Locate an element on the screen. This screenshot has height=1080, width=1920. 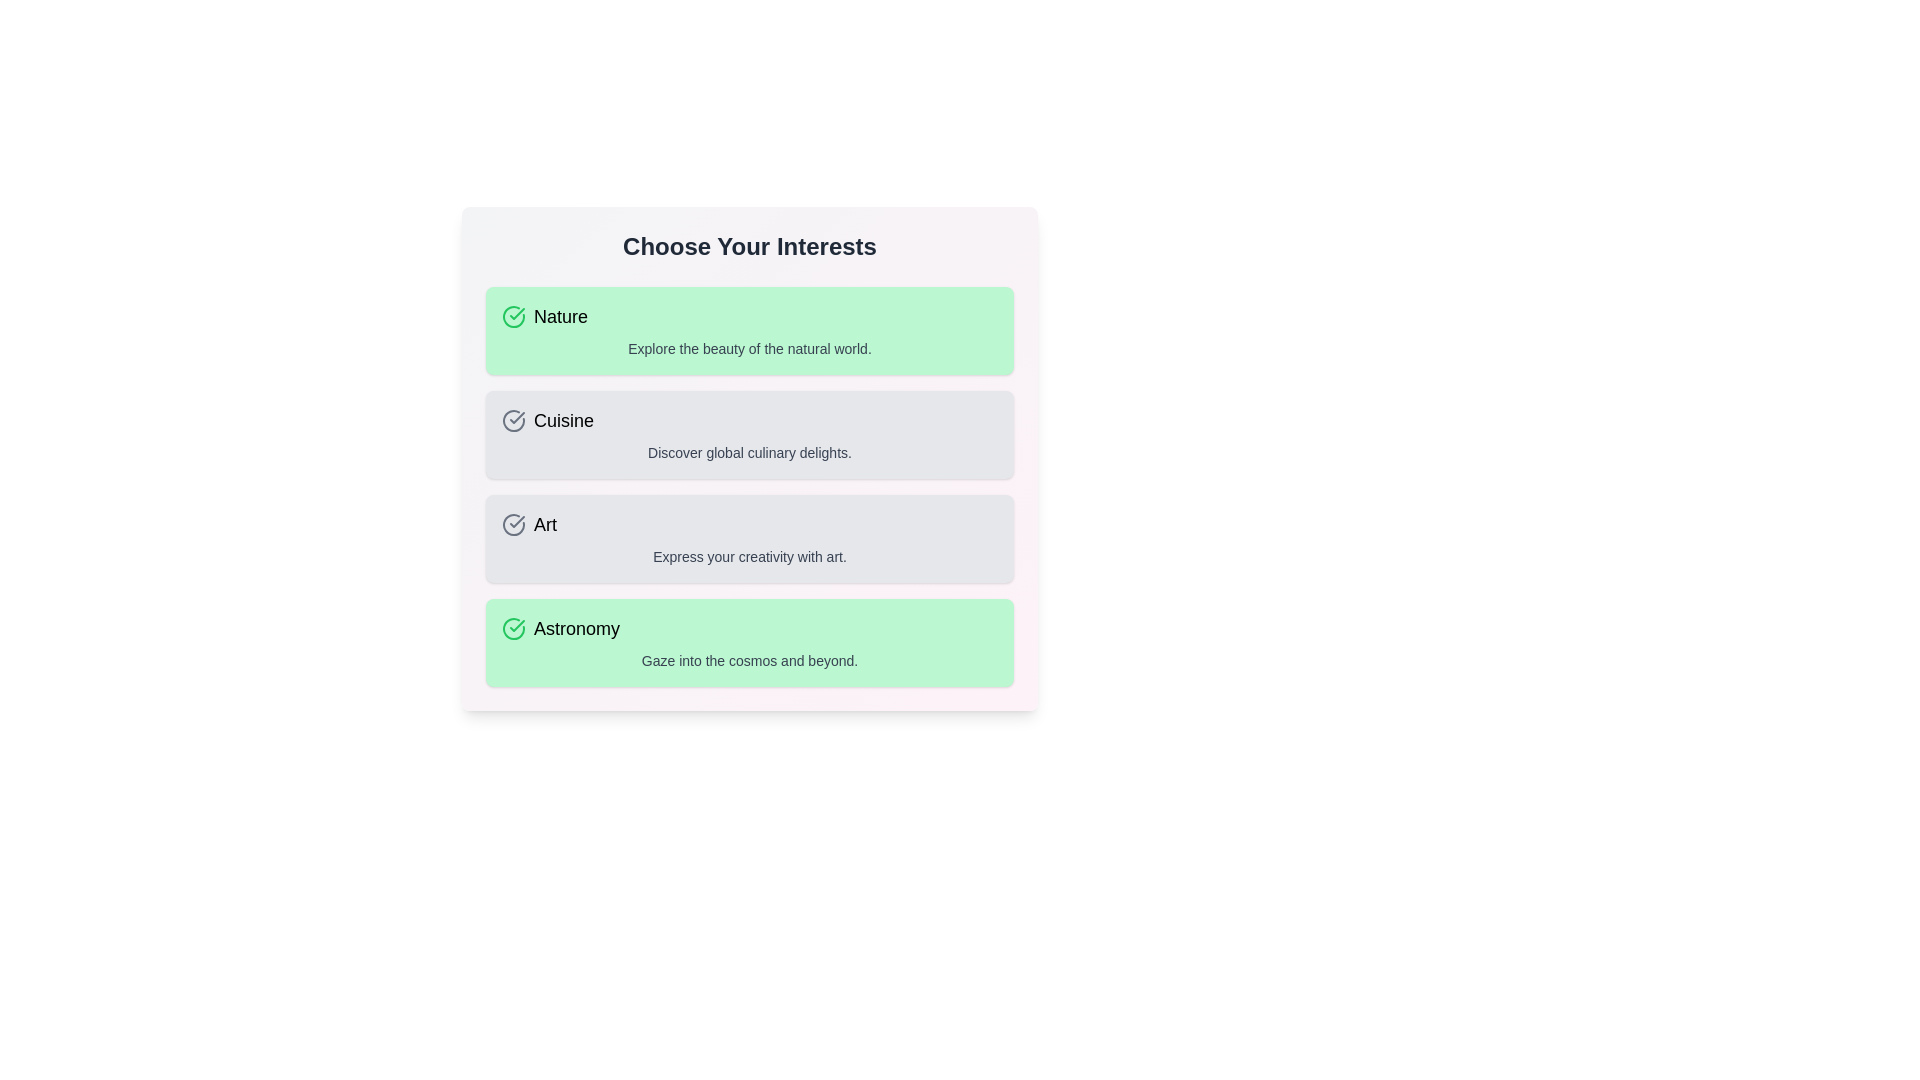
the interest item identified by Astronomy is located at coordinates (748, 643).